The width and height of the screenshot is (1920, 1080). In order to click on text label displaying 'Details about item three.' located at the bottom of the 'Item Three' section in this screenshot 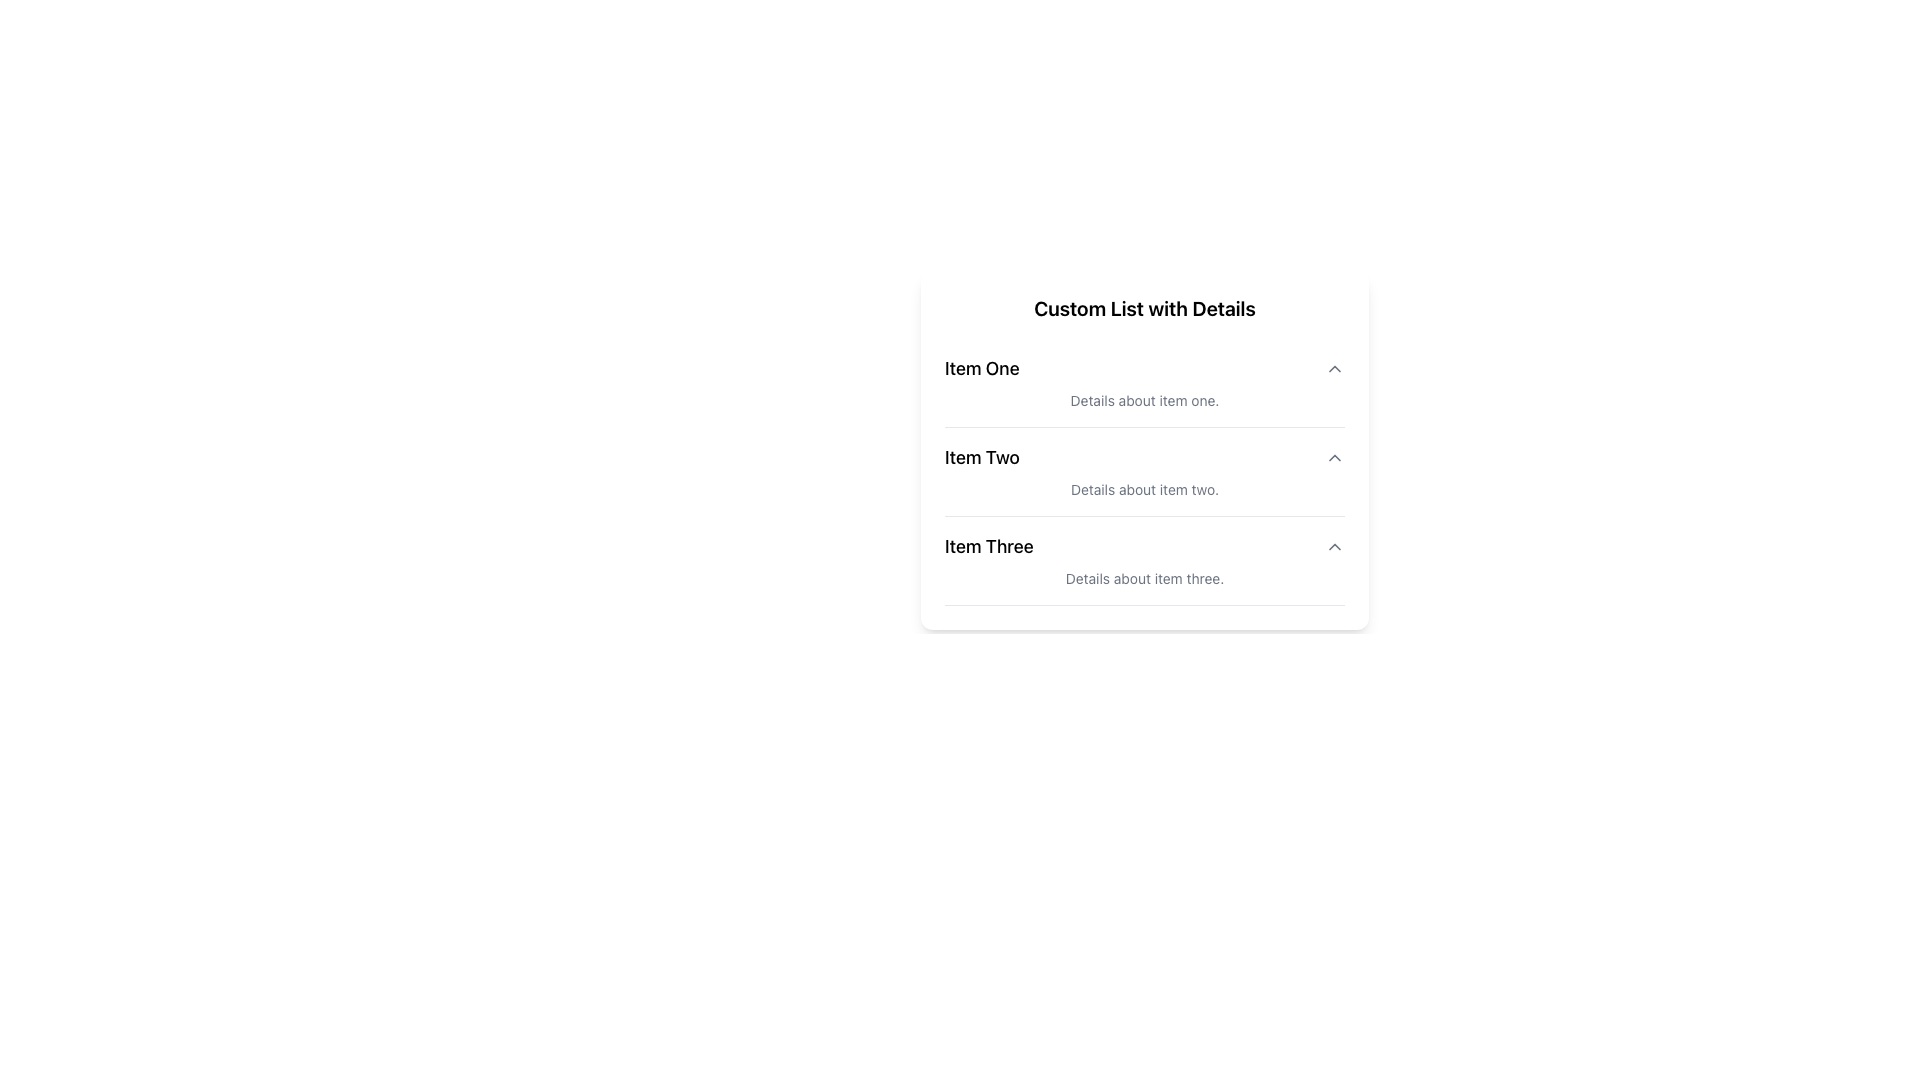, I will do `click(1145, 578)`.